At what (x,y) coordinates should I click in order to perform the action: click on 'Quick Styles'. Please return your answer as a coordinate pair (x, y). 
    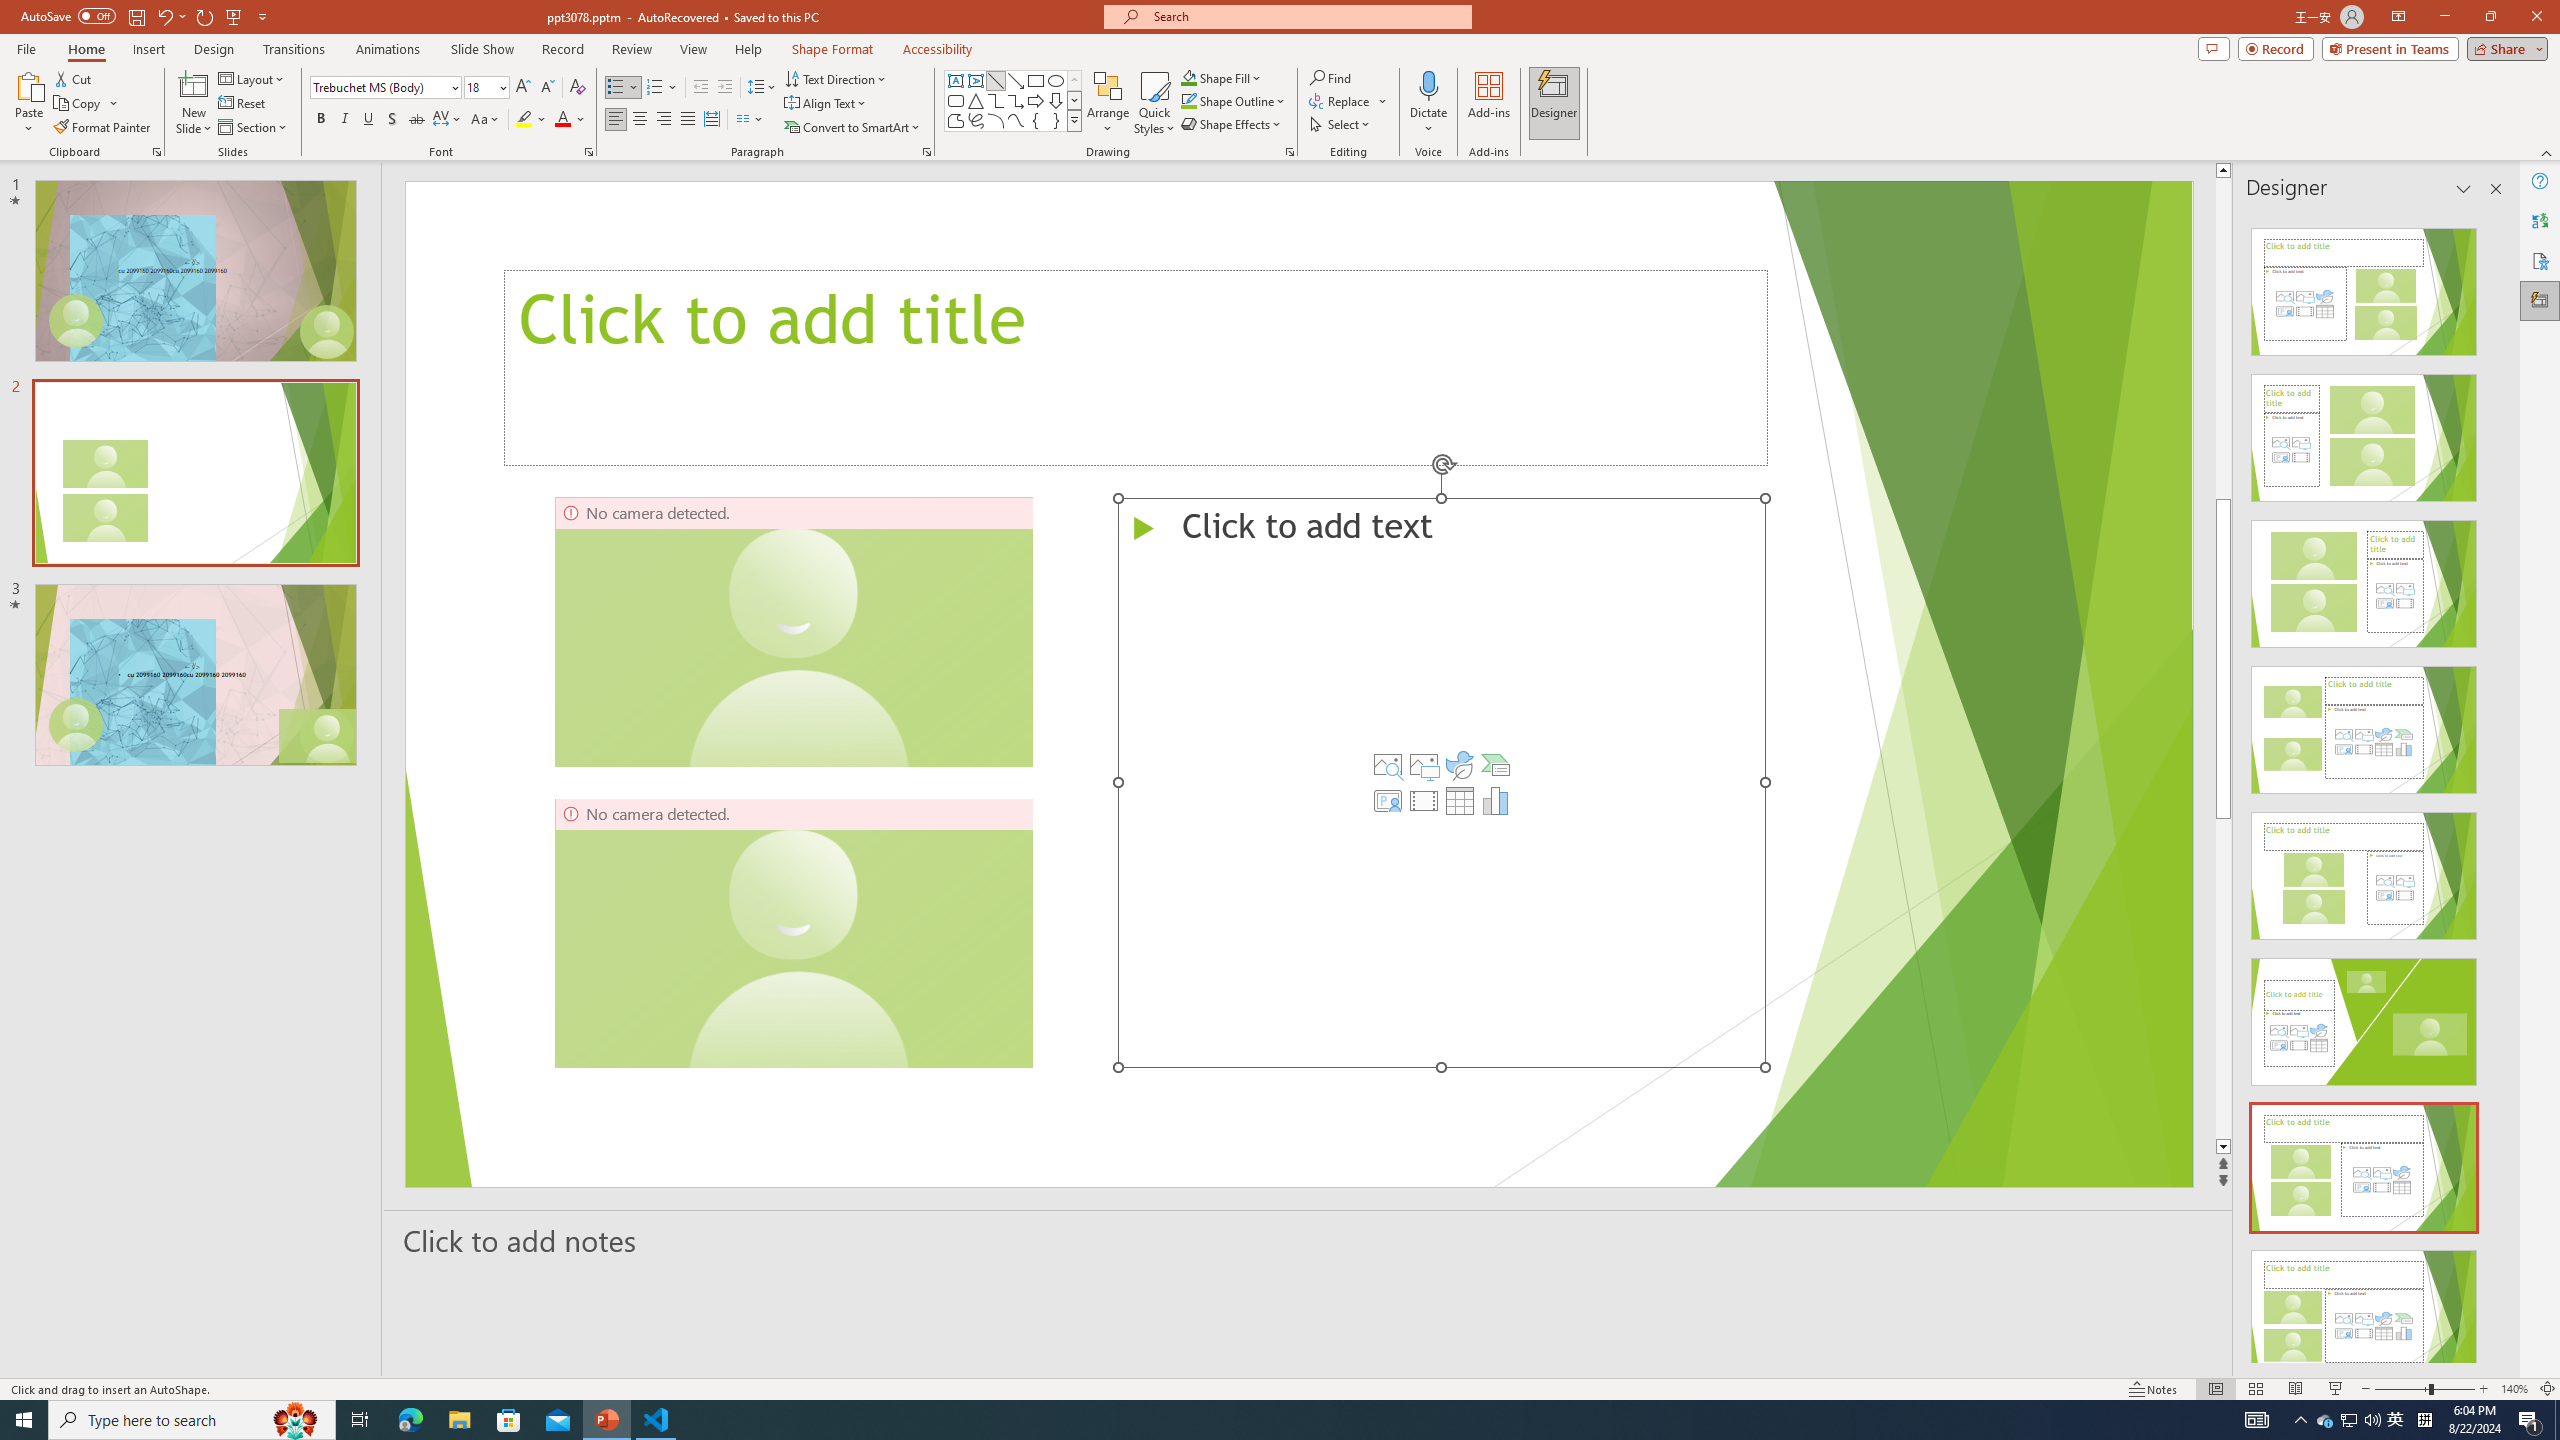
    Looking at the image, I should click on (1153, 103).